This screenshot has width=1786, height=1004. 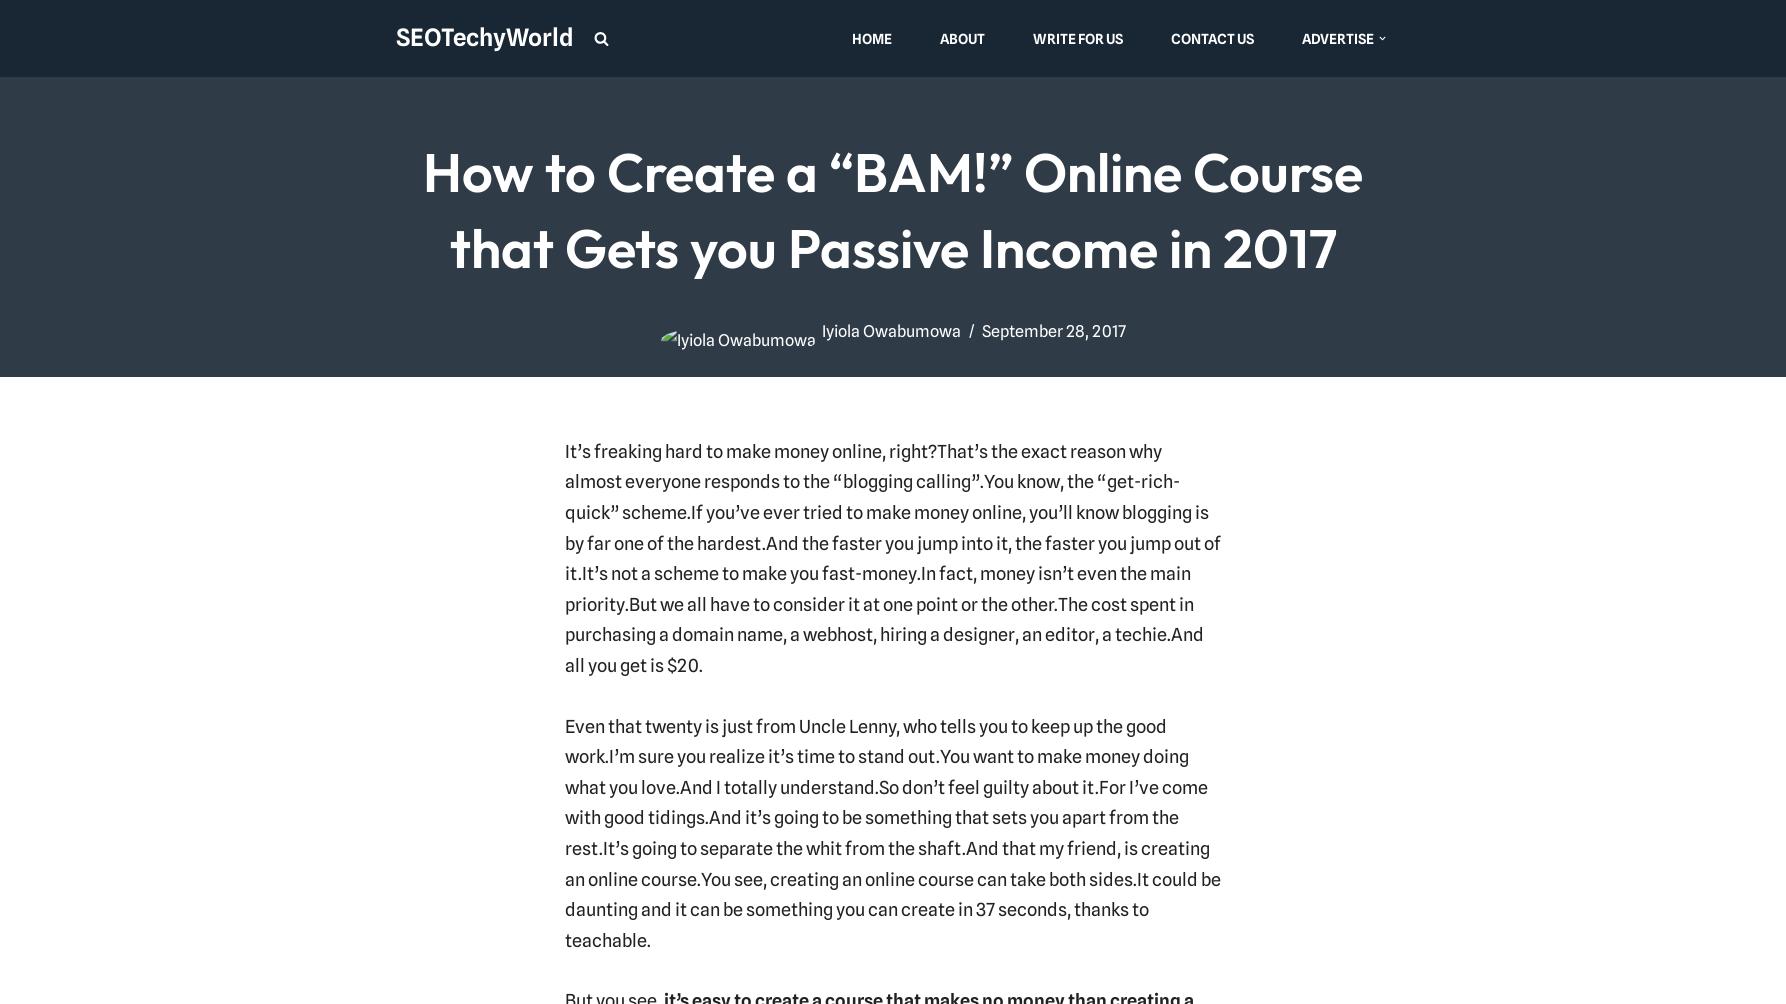 What do you see at coordinates (563, 801) in the screenshot?
I see `'For I’ve come with good tidings.'` at bounding box center [563, 801].